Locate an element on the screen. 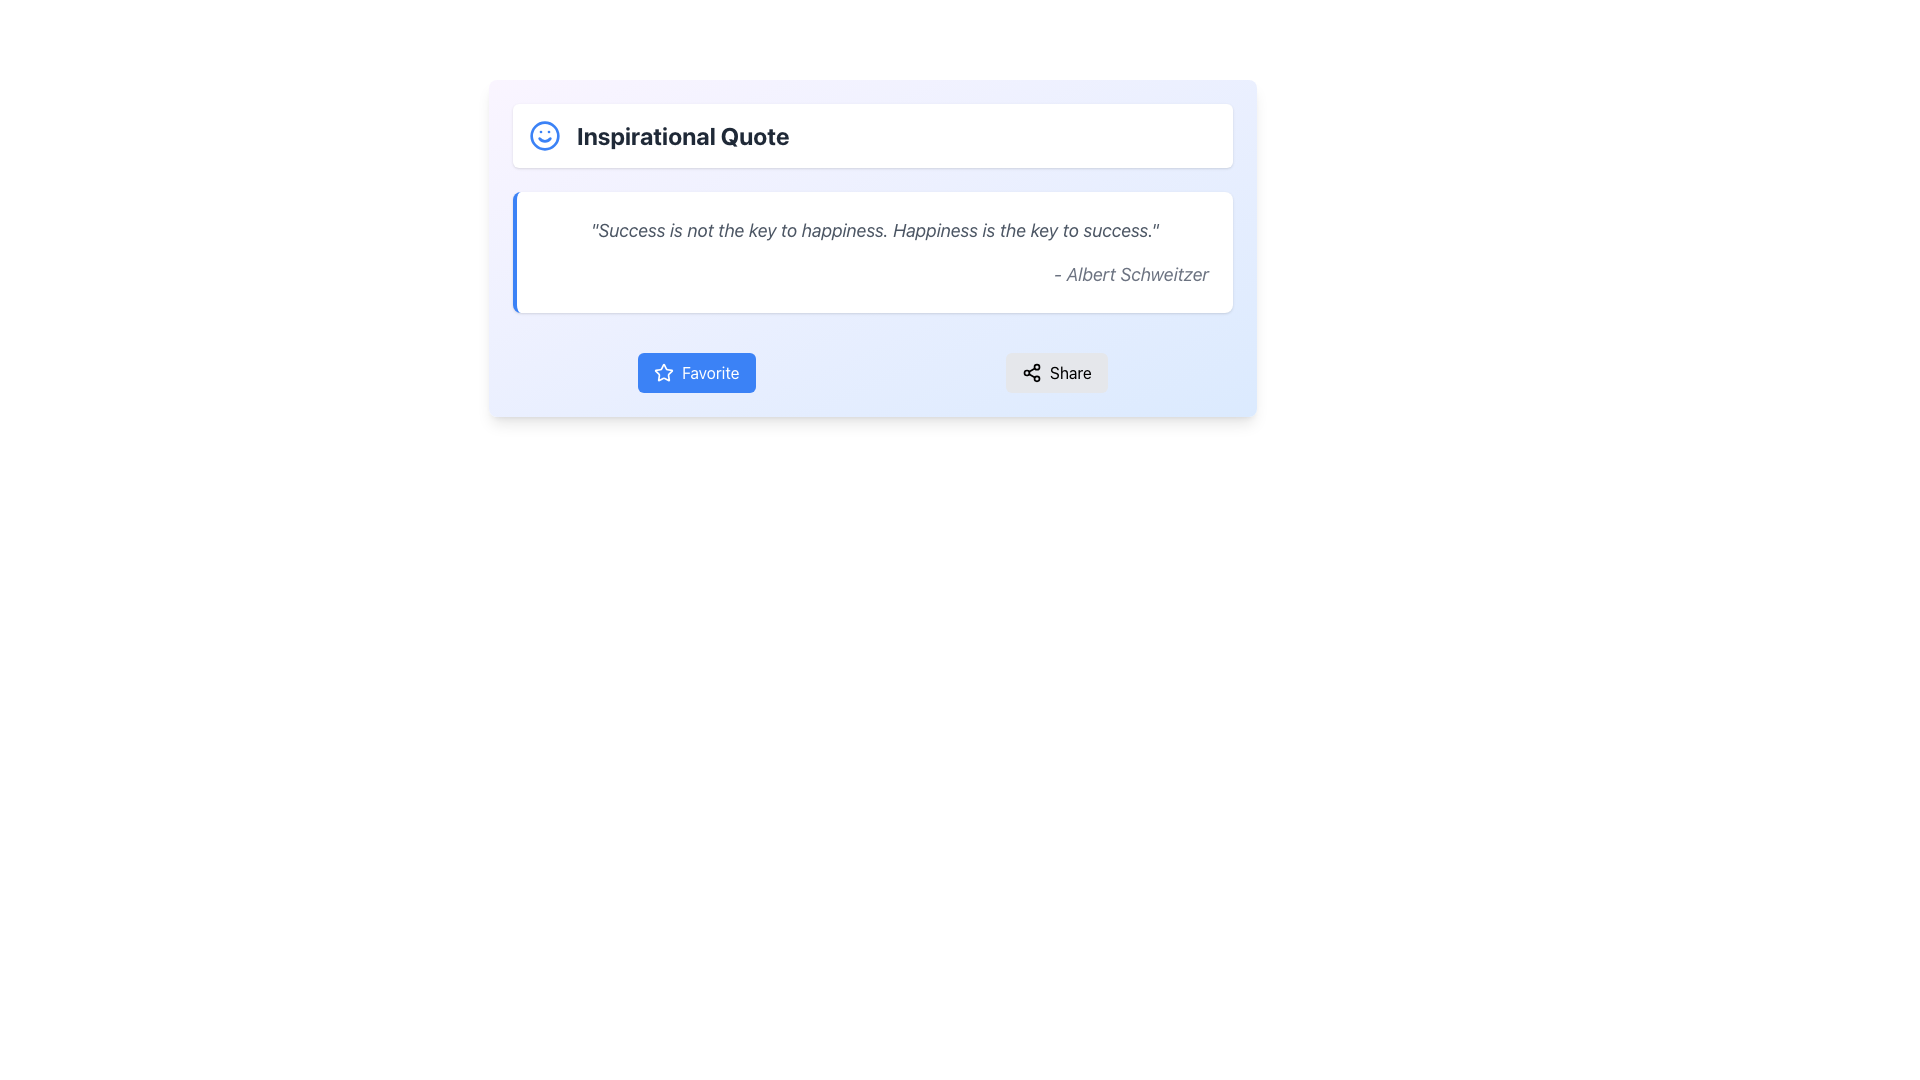 This screenshot has width=1920, height=1080. the positivity or friendliness icon positioned to the left of the 'Inspirational Quote' text is located at coordinates (545, 135).